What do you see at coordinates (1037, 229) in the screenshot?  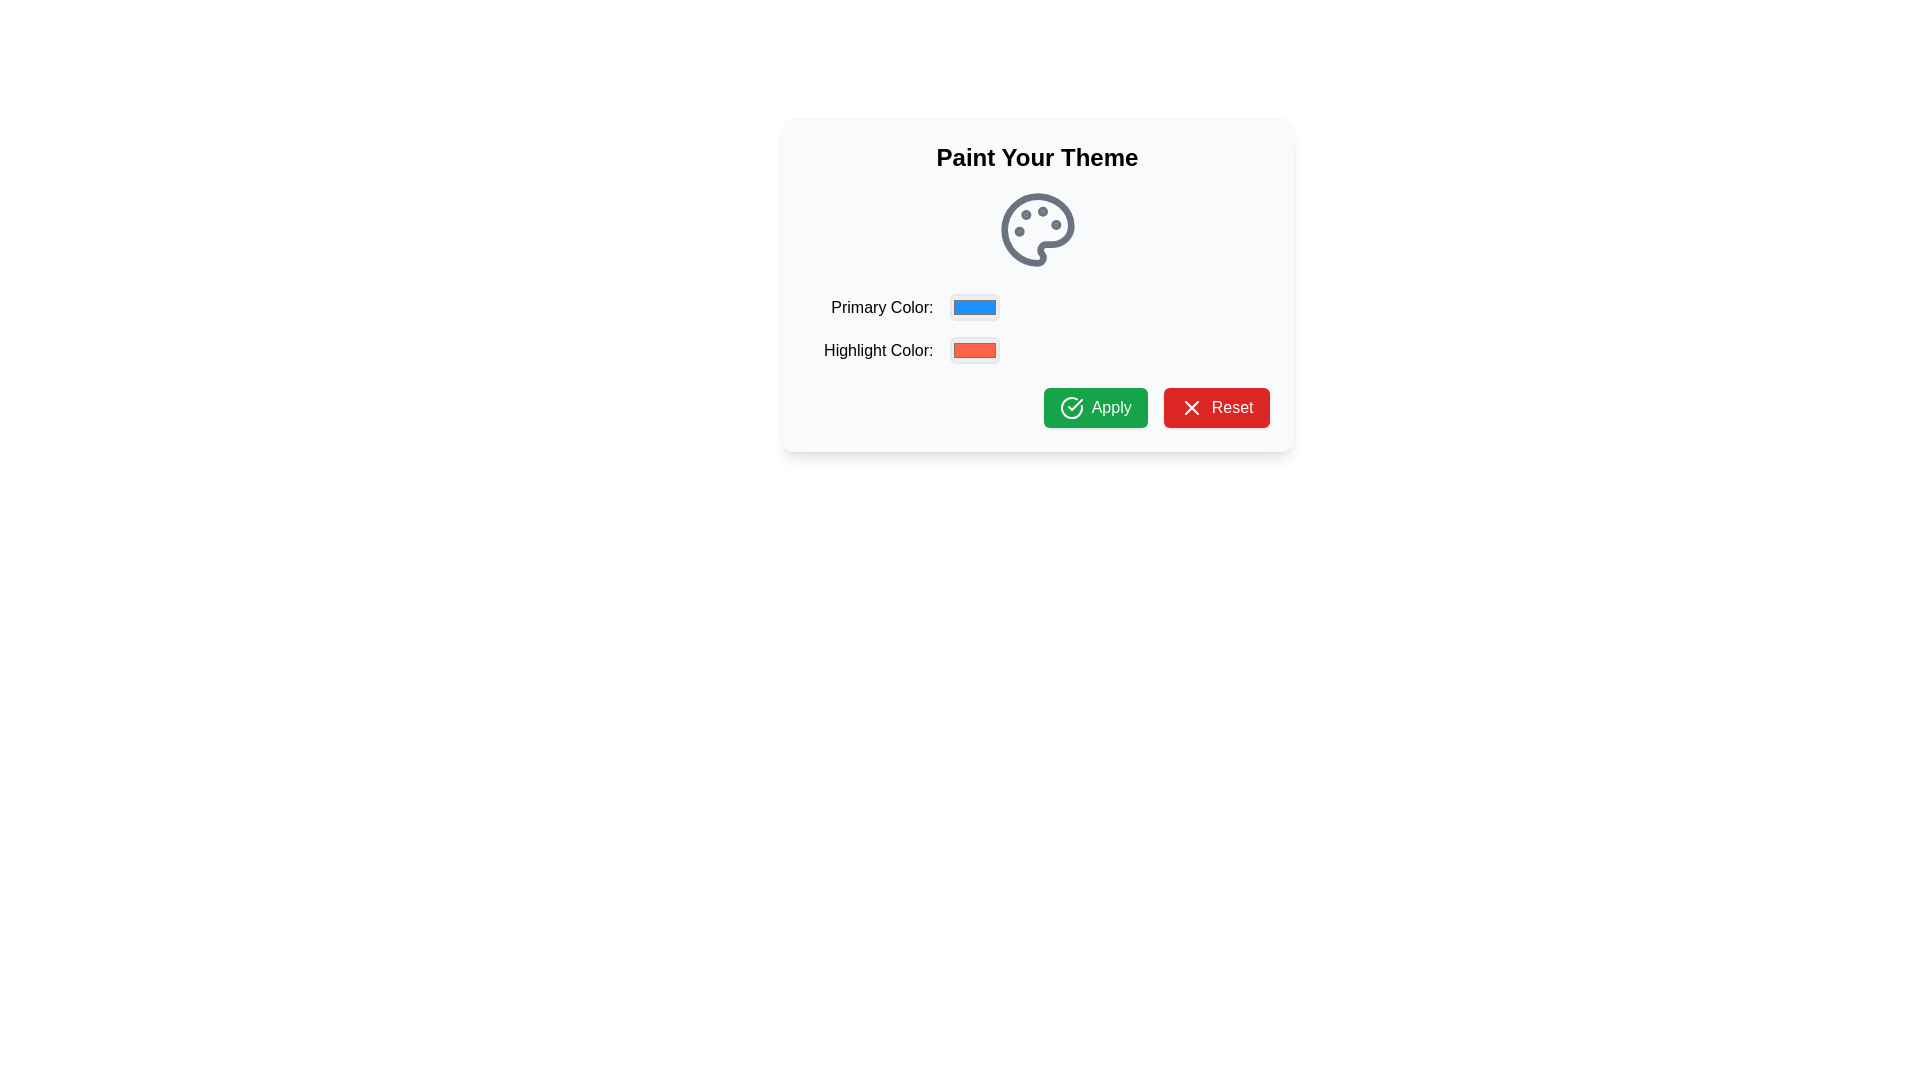 I see `the stylized palette icon displayed in dark gray, which is positioned beneath the 'Paint Your Theme' title text` at bounding box center [1037, 229].